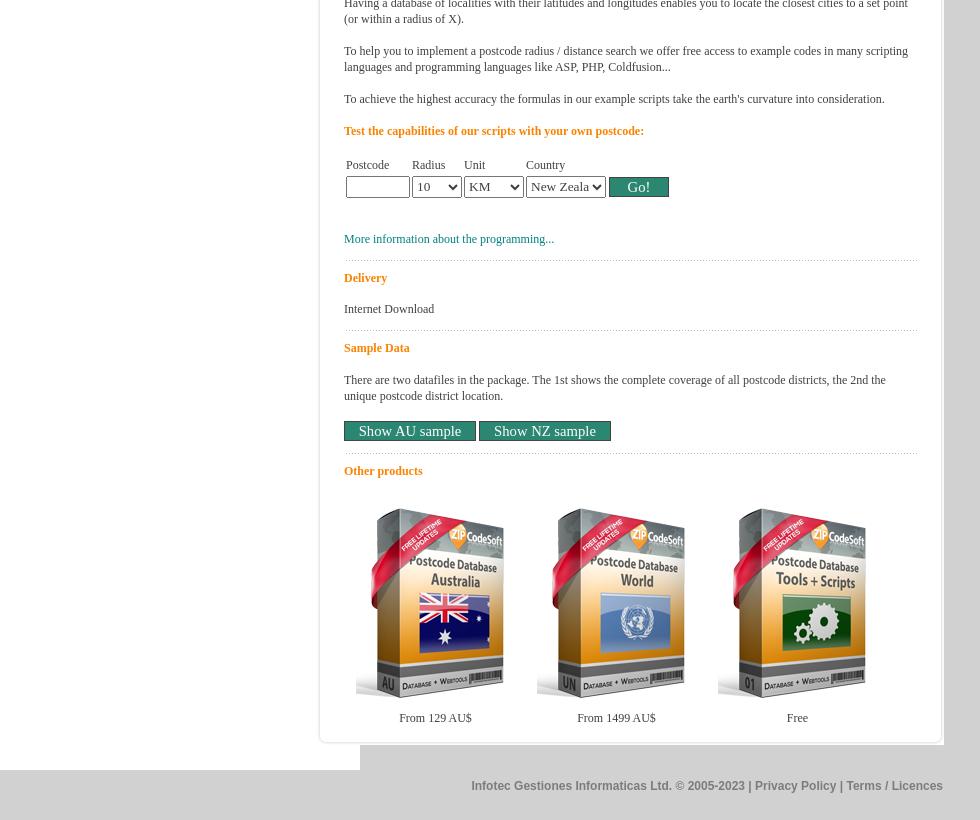 This screenshot has height=820, width=980. Describe the element at coordinates (614, 388) in the screenshot. I see `'There are two datafiles in the package. The 1st shows the complete coverage of all postcode districts, the 2nd the unique postcode district location.'` at that location.